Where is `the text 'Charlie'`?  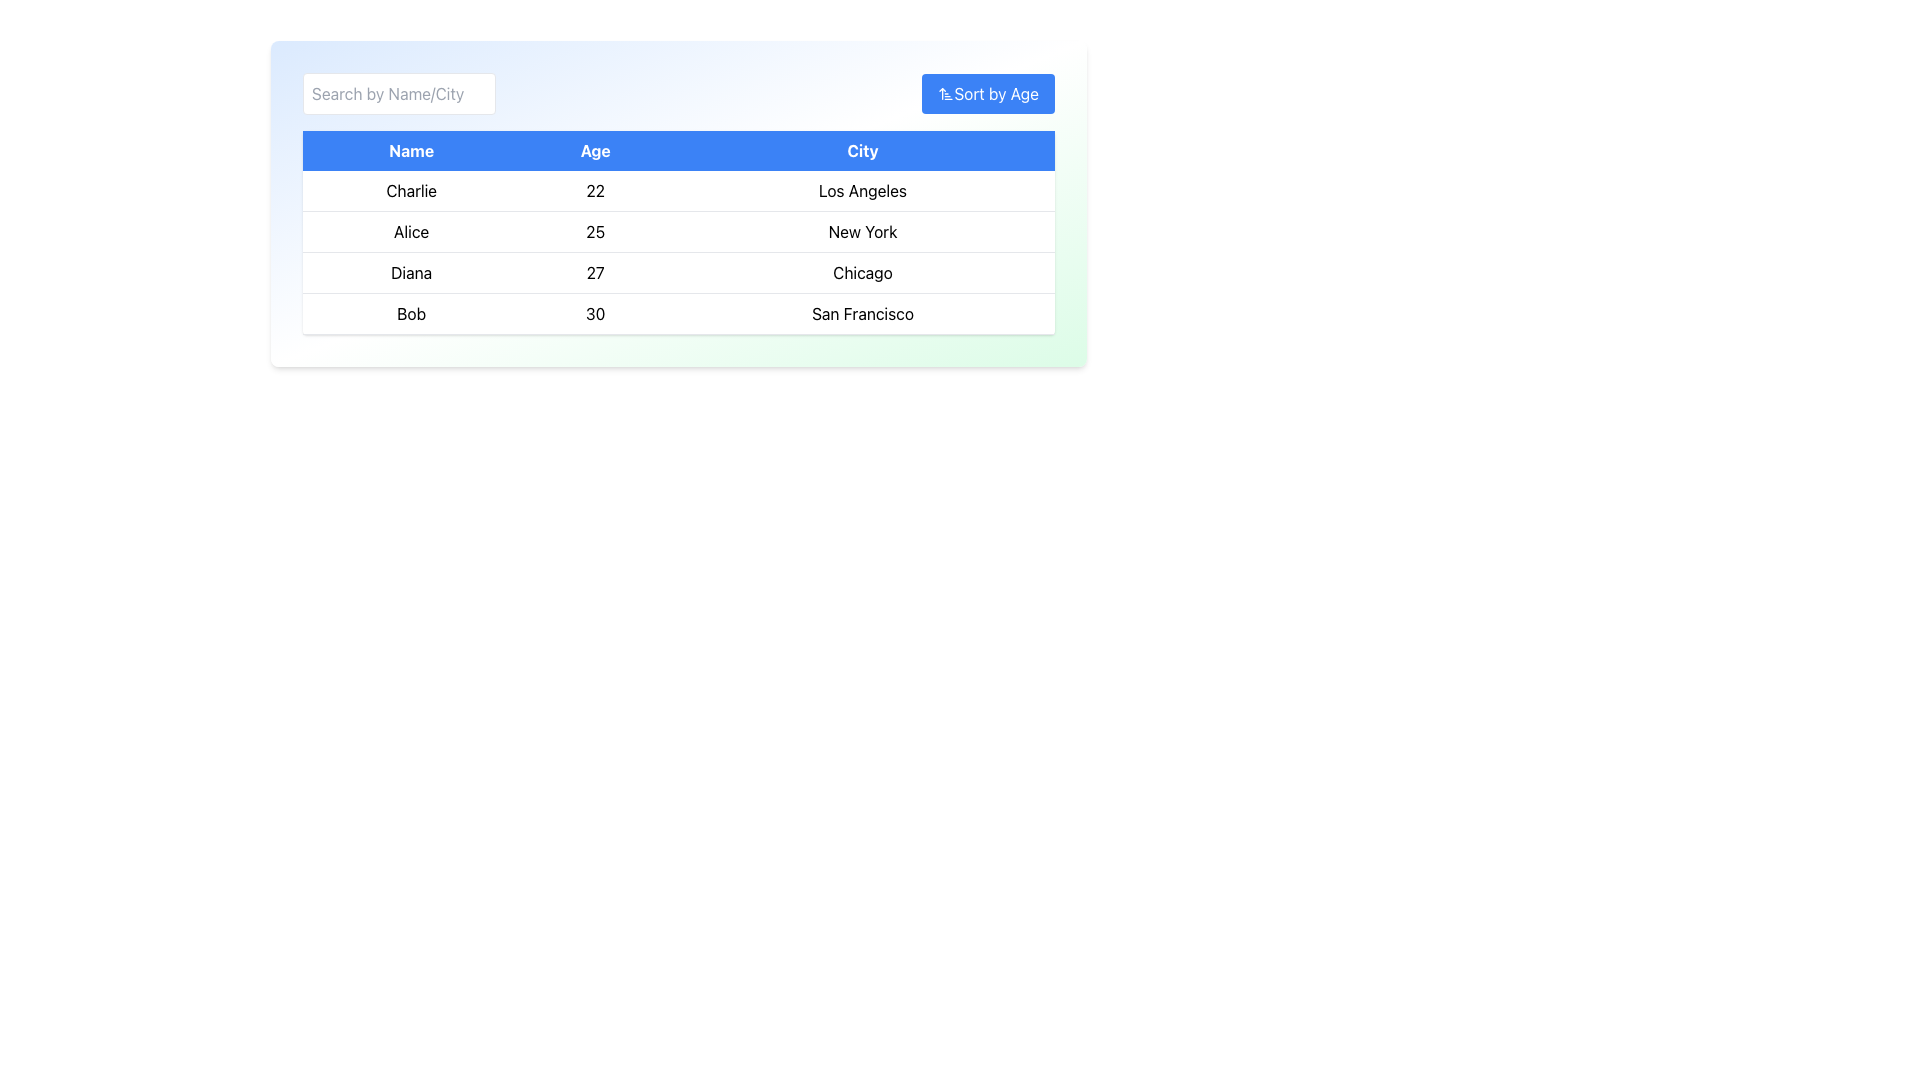
the text 'Charlie' is located at coordinates (410, 191).